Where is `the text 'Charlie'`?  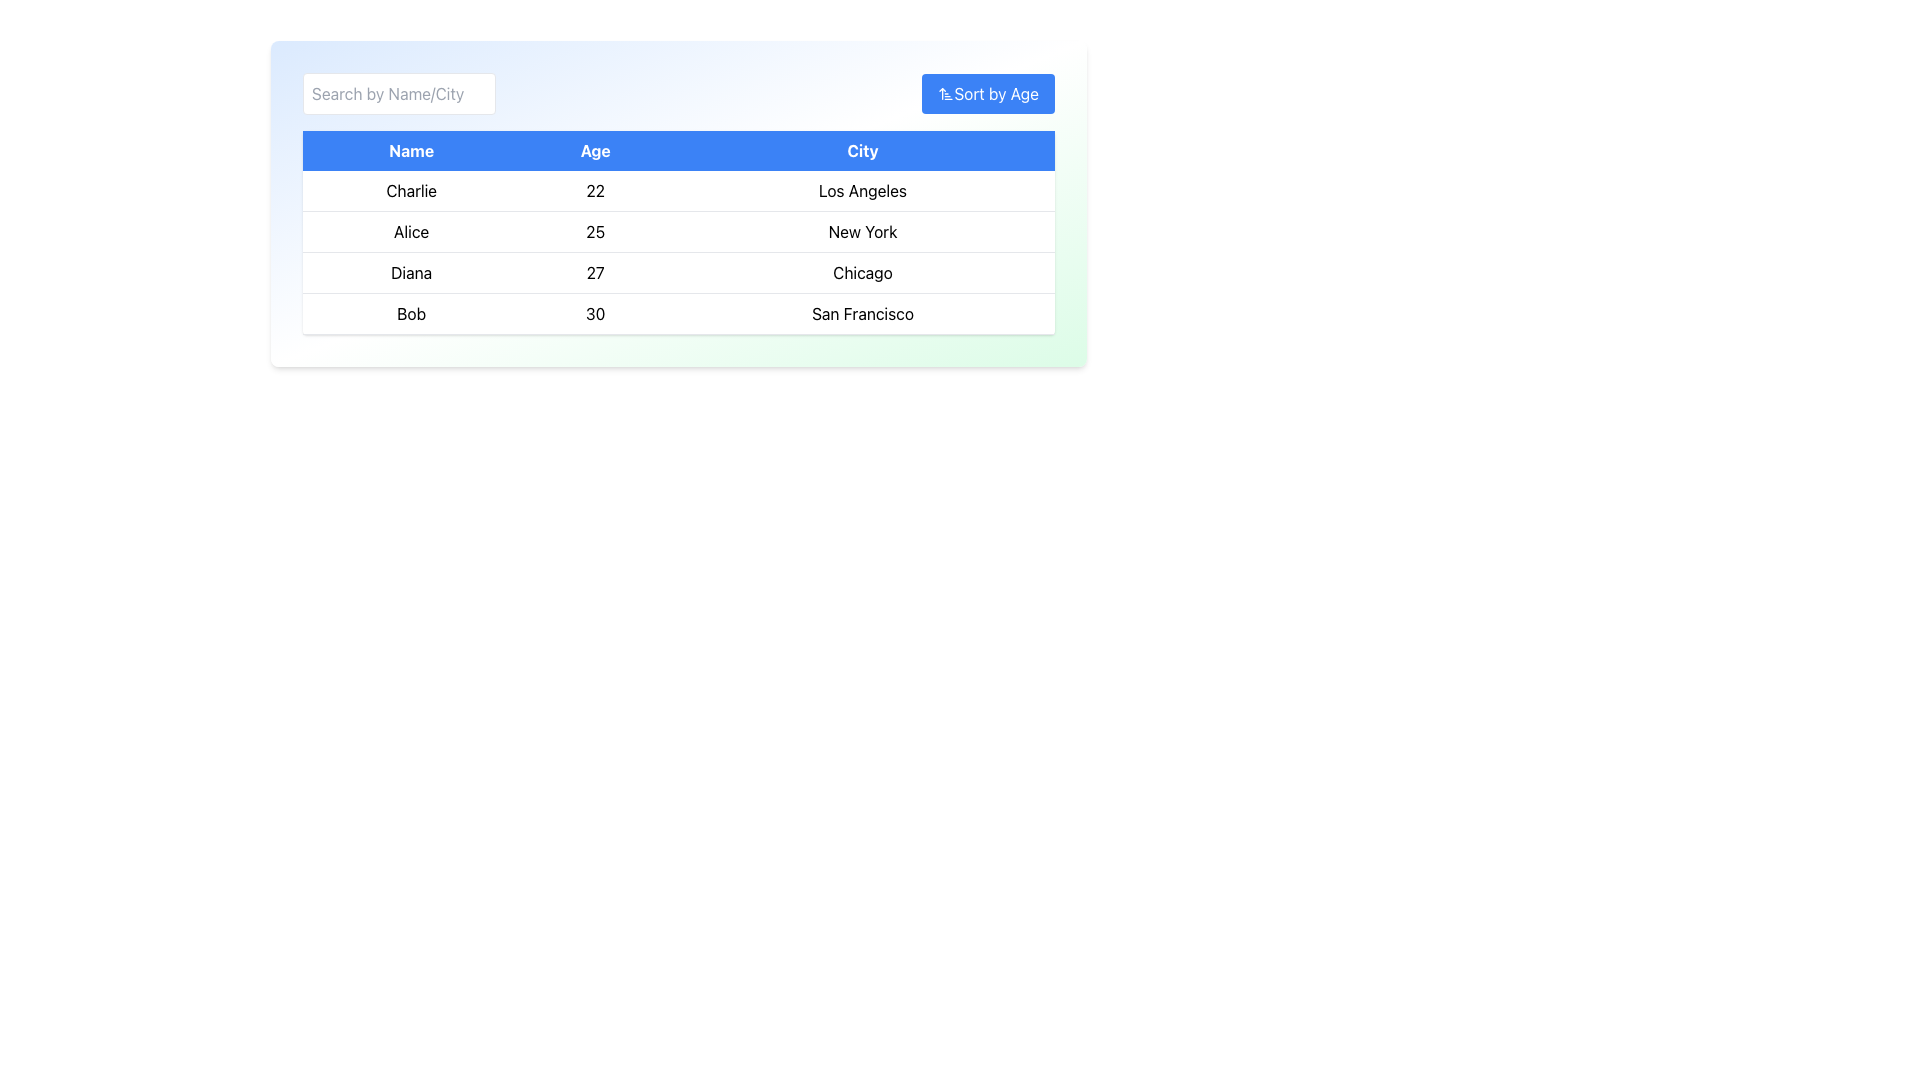
the text 'Charlie' is located at coordinates (410, 191).